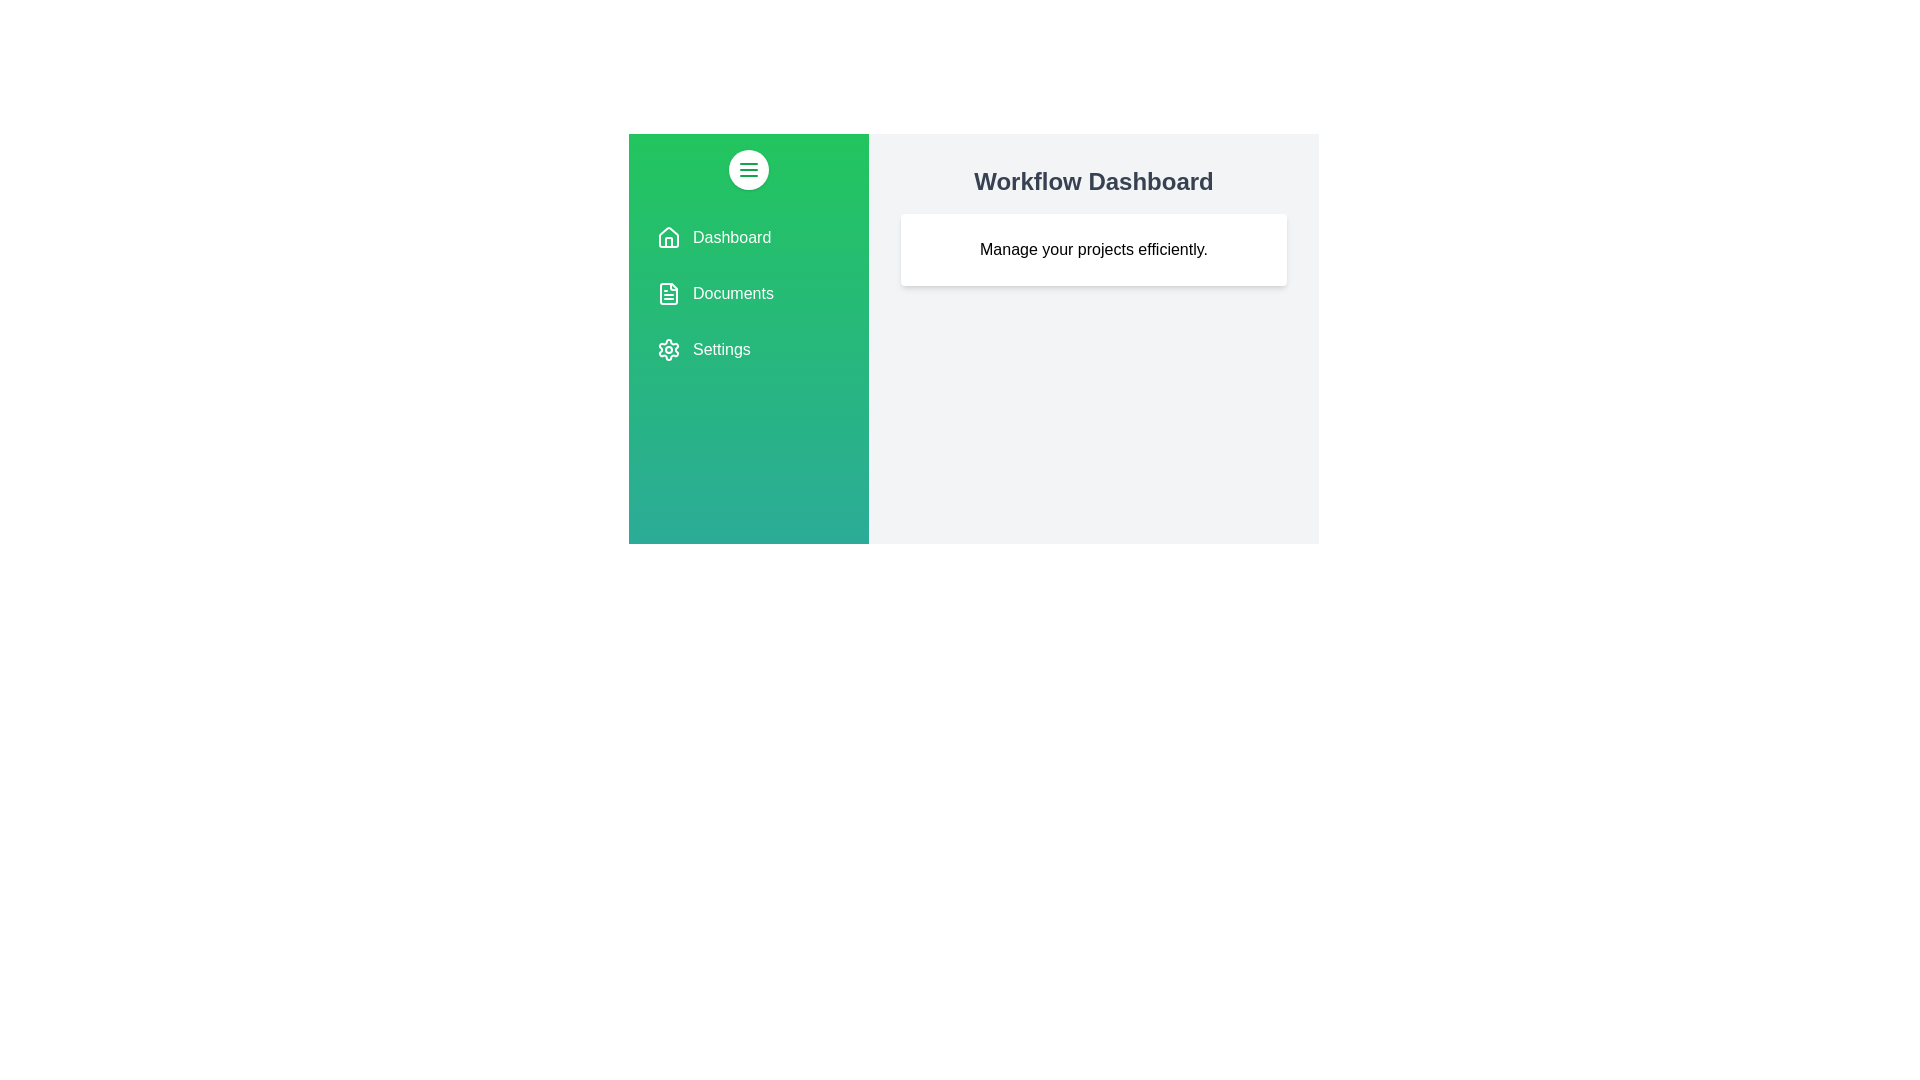 This screenshot has height=1080, width=1920. I want to click on the menu button to toggle the drawer state, so click(747, 168).